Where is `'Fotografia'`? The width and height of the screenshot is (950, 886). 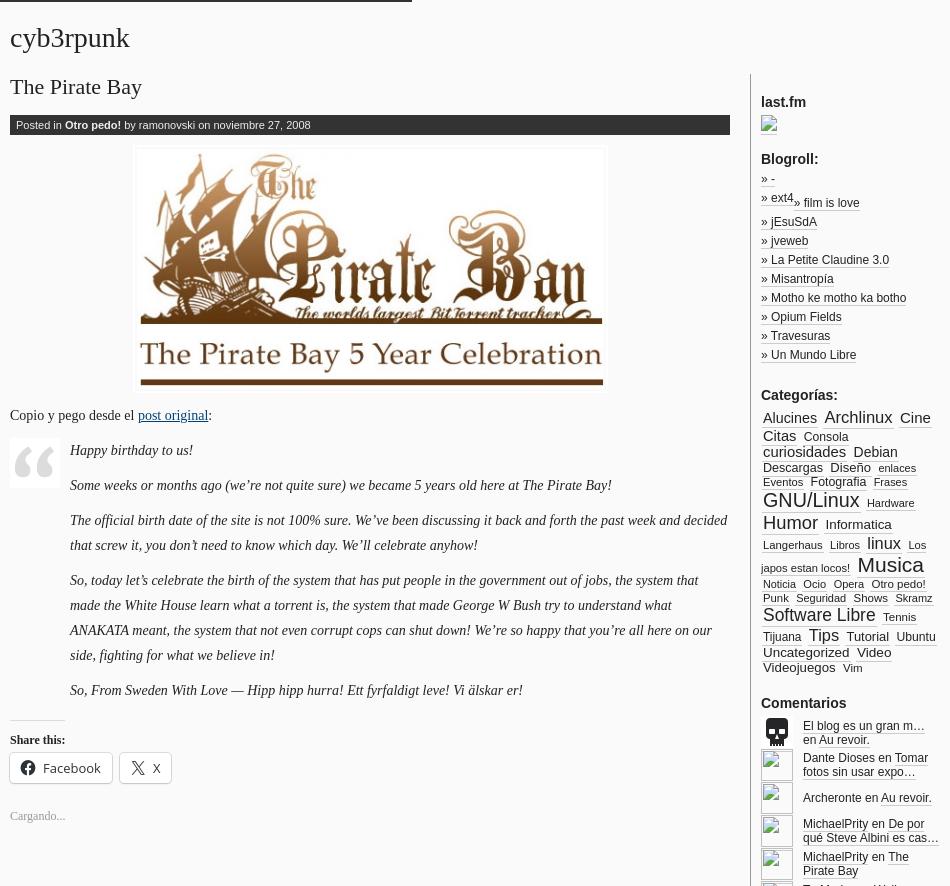
'Fotografia' is located at coordinates (836, 481).